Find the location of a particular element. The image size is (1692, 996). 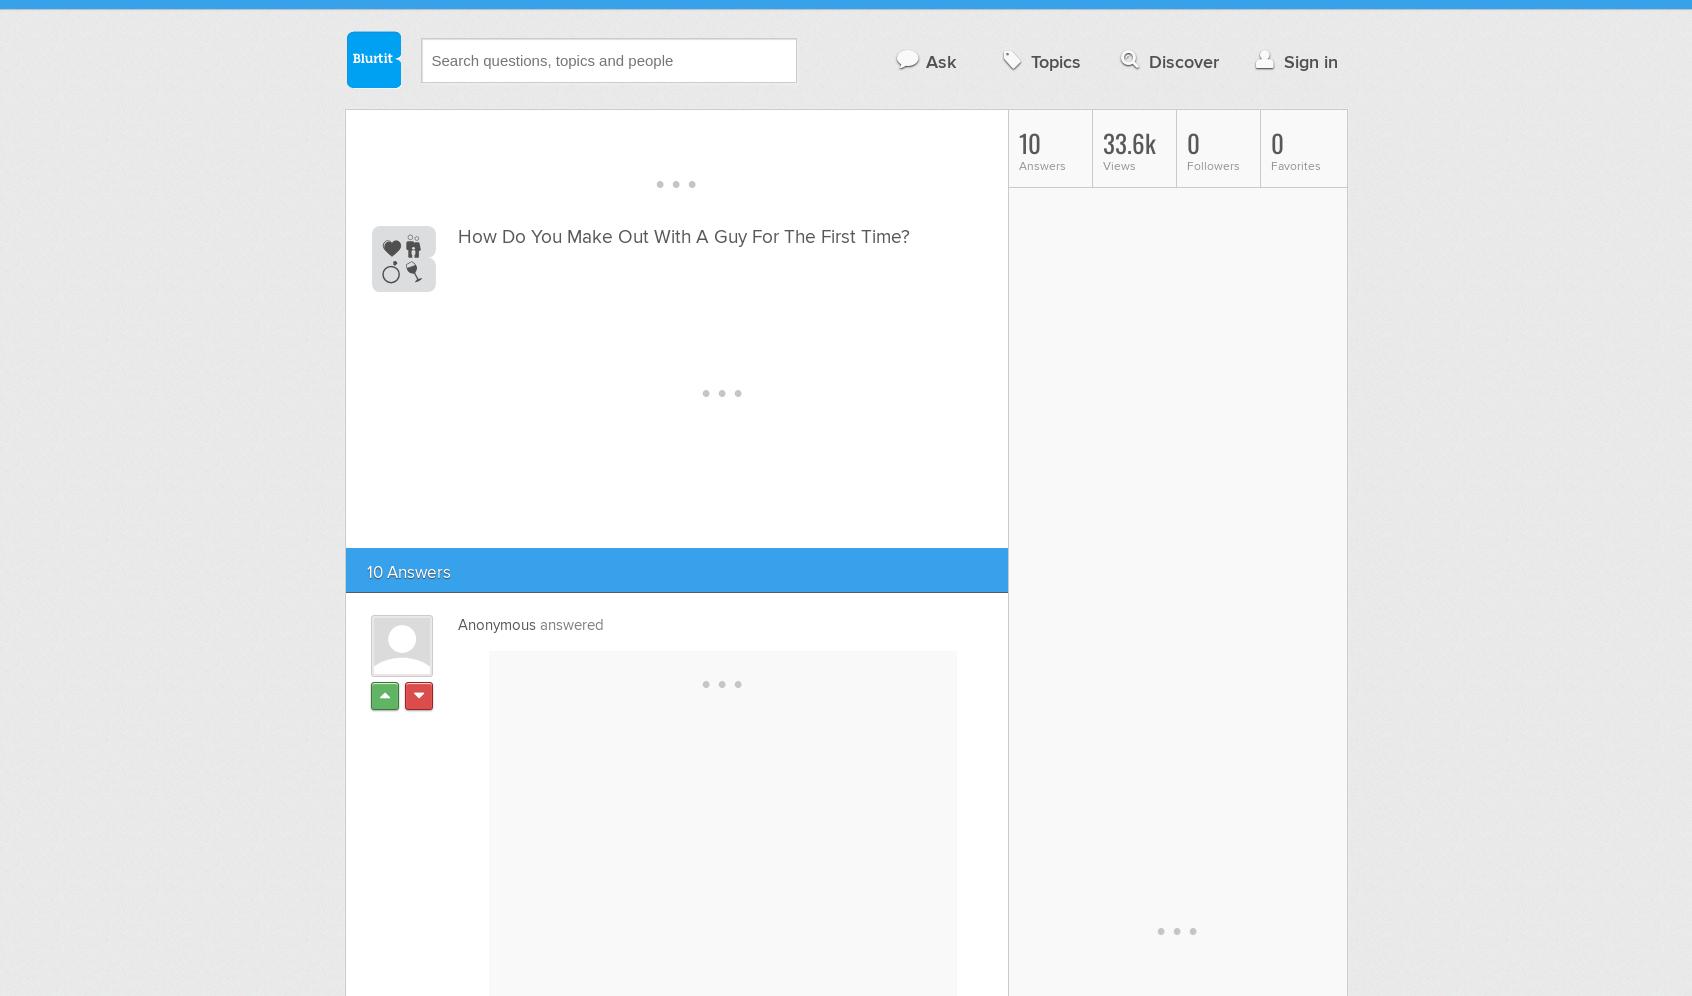

'Views' is located at coordinates (1118, 166).